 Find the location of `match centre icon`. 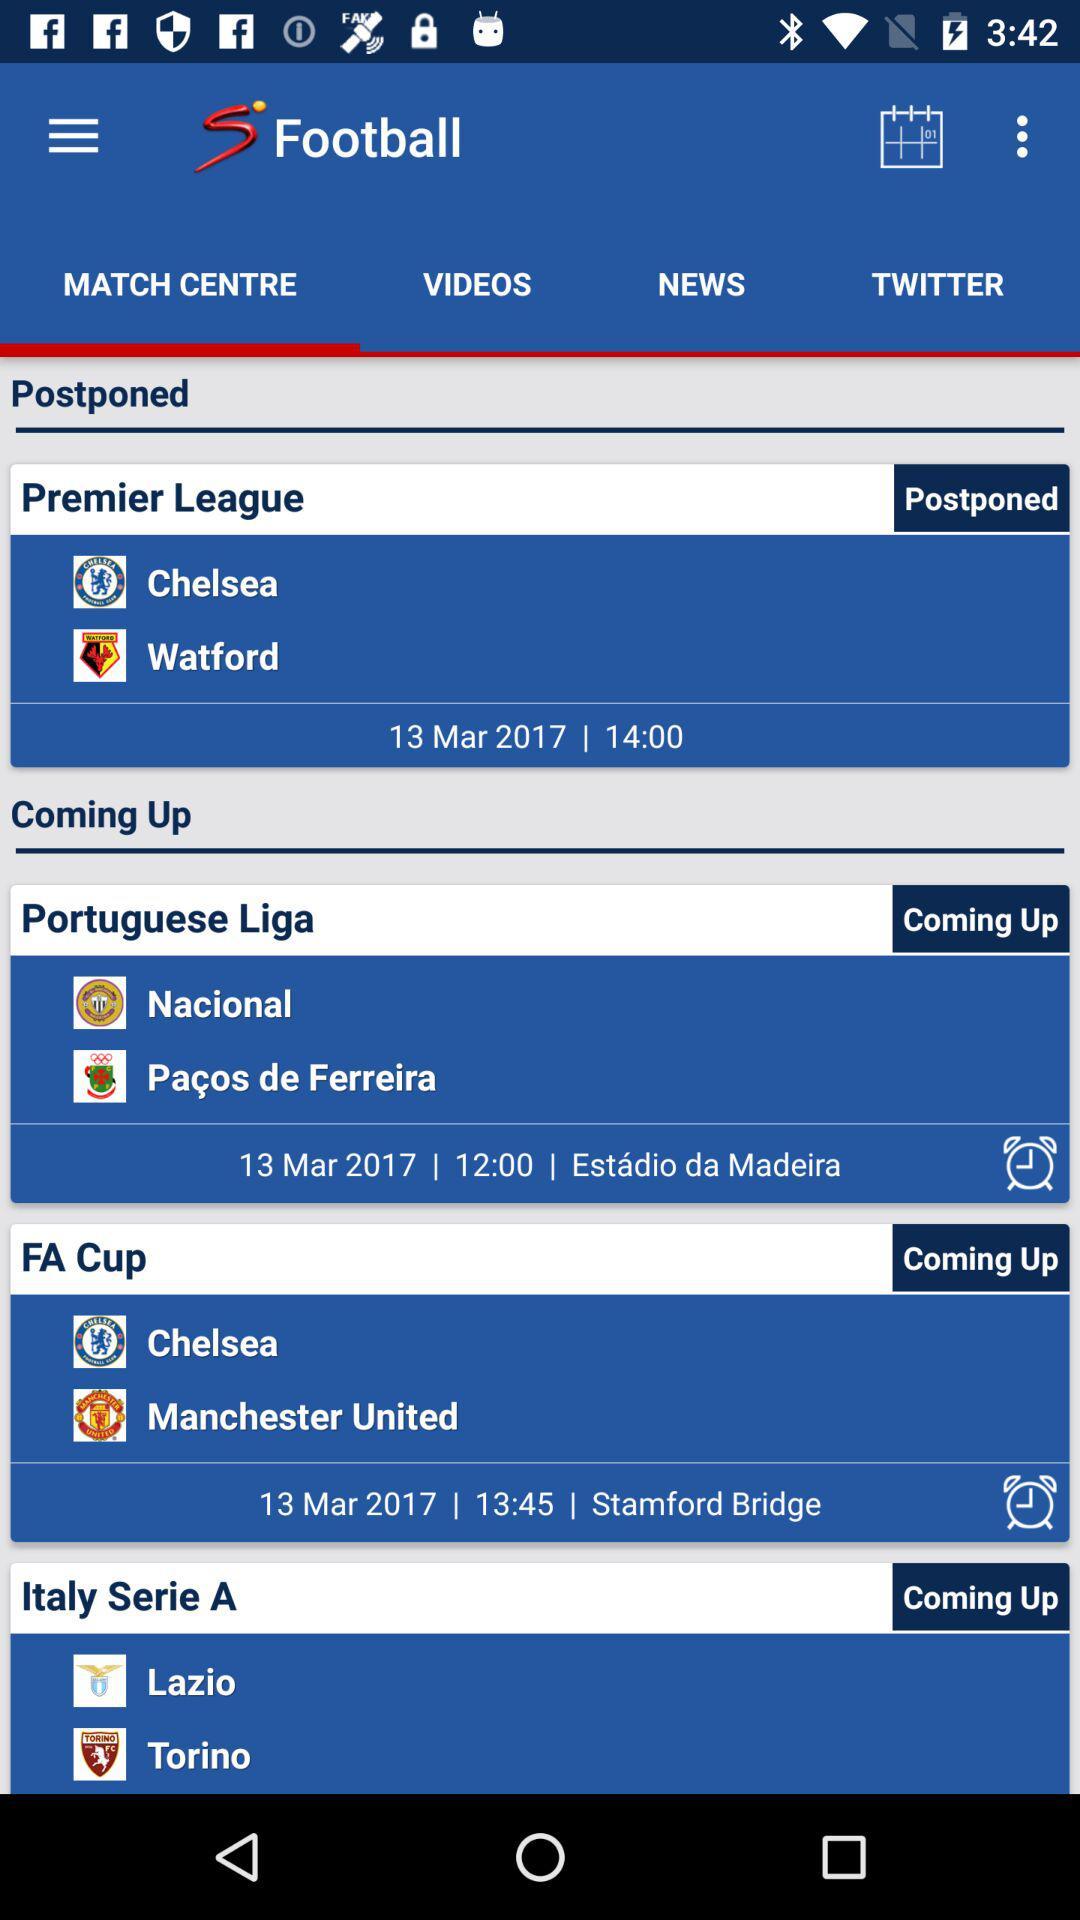

match centre icon is located at coordinates (180, 282).